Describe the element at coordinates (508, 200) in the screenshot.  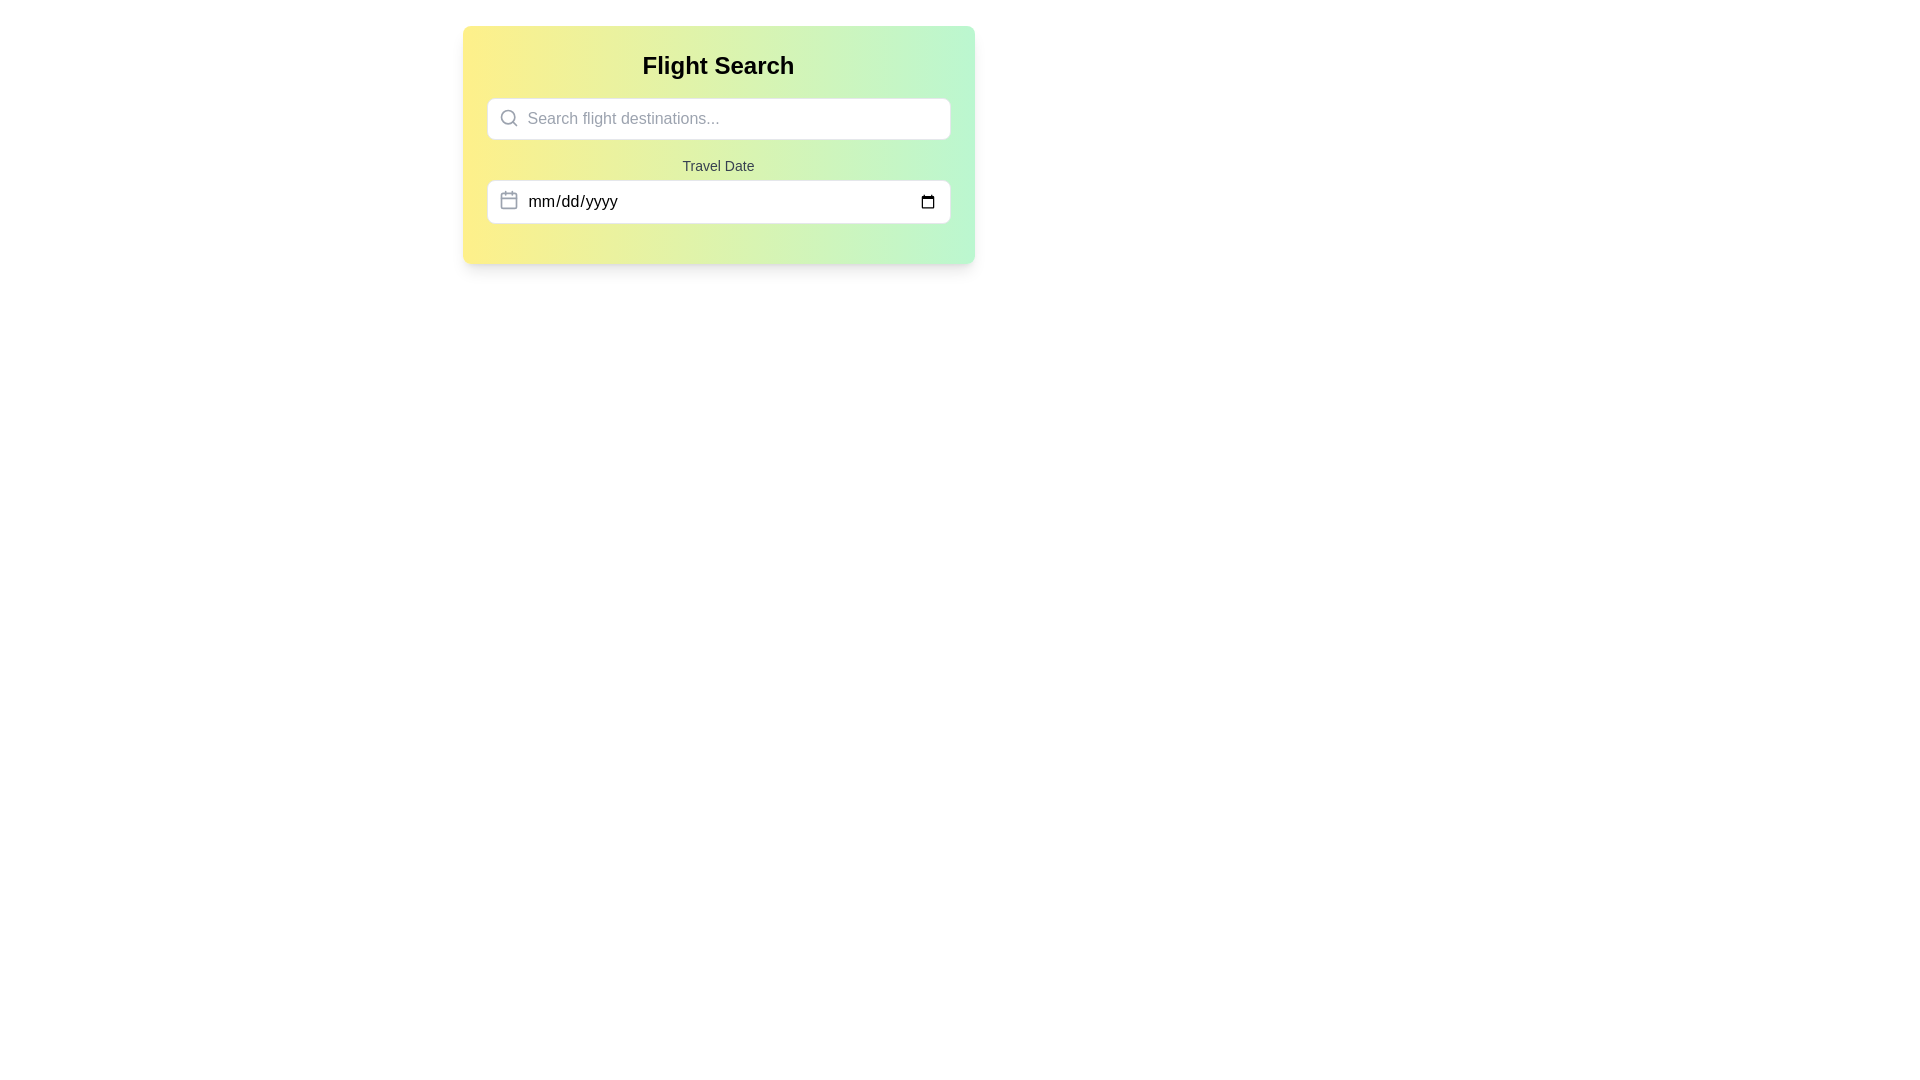
I see `the small gray calendar icon located` at that location.